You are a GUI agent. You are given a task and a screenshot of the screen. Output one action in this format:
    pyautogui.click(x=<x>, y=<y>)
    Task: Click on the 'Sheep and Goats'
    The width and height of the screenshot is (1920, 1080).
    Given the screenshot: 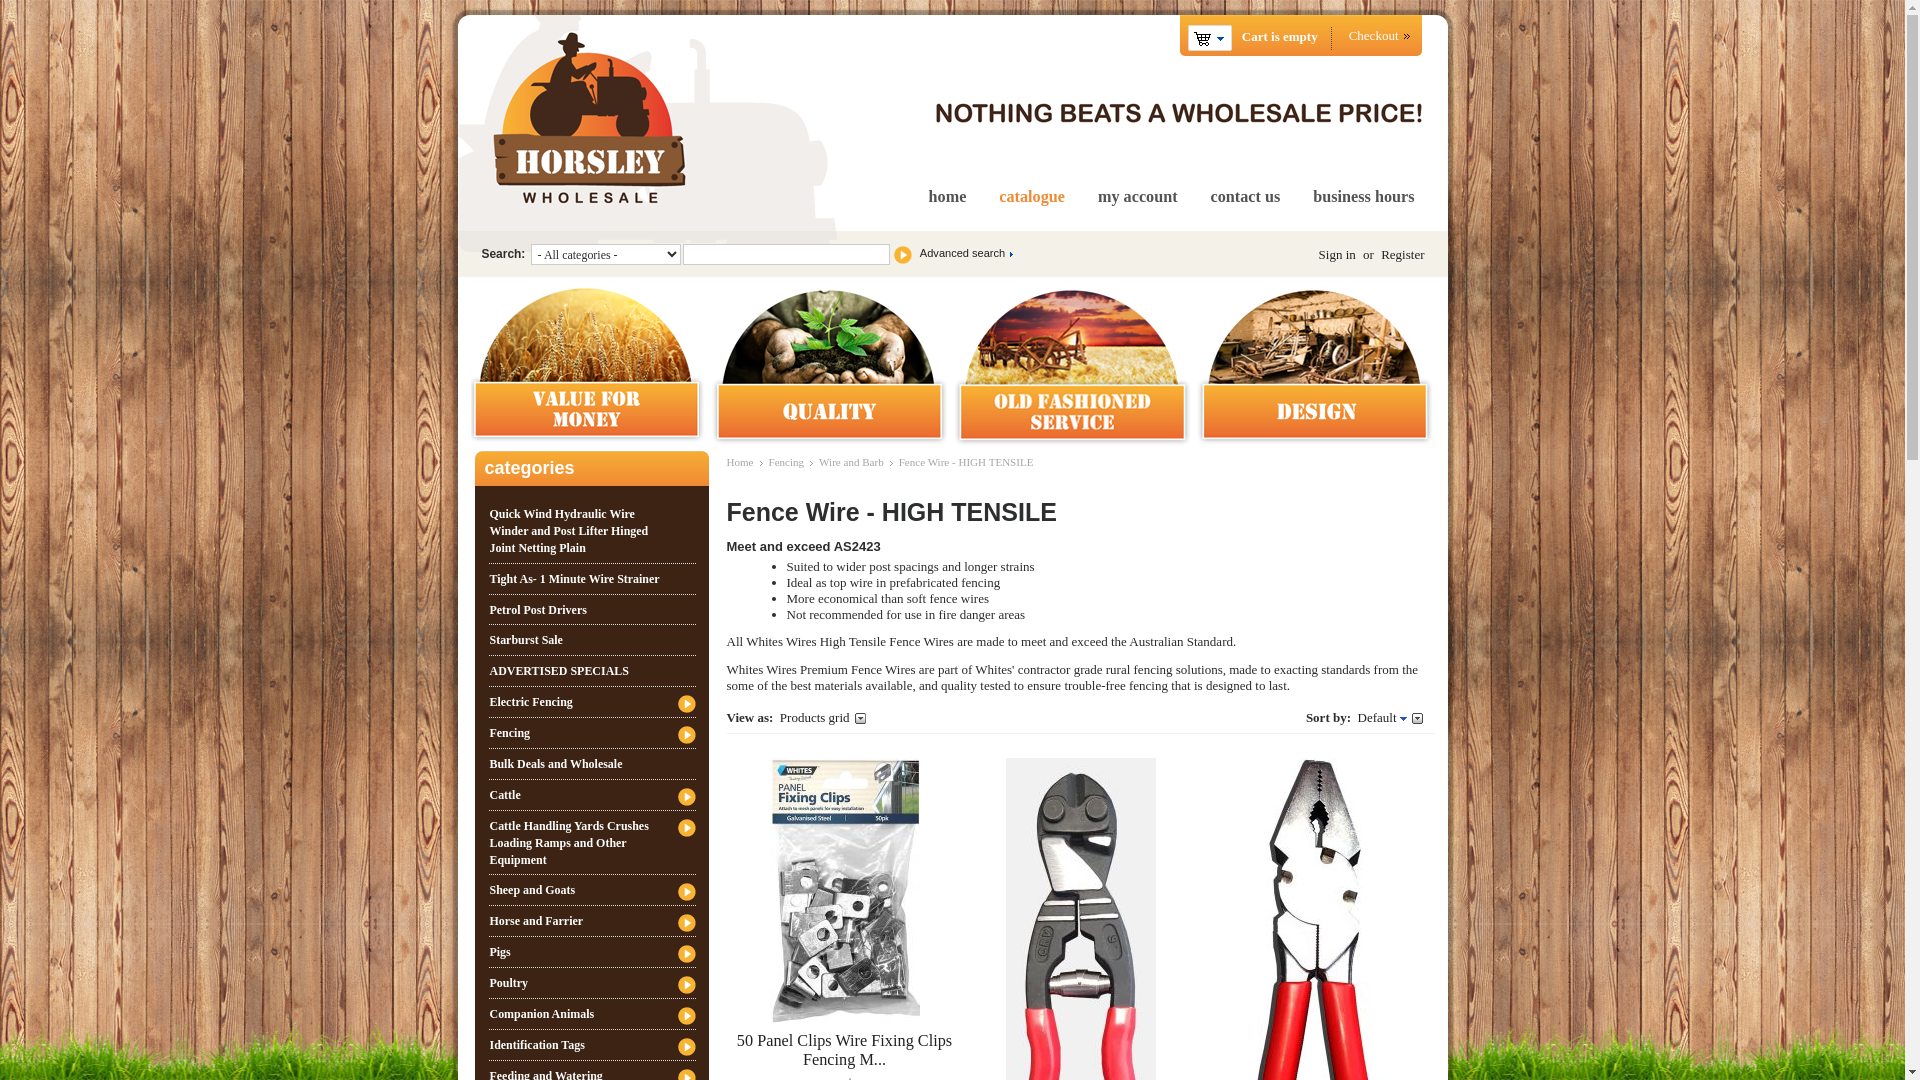 What is the action you would take?
    pyautogui.click(x=488, y=889)
    